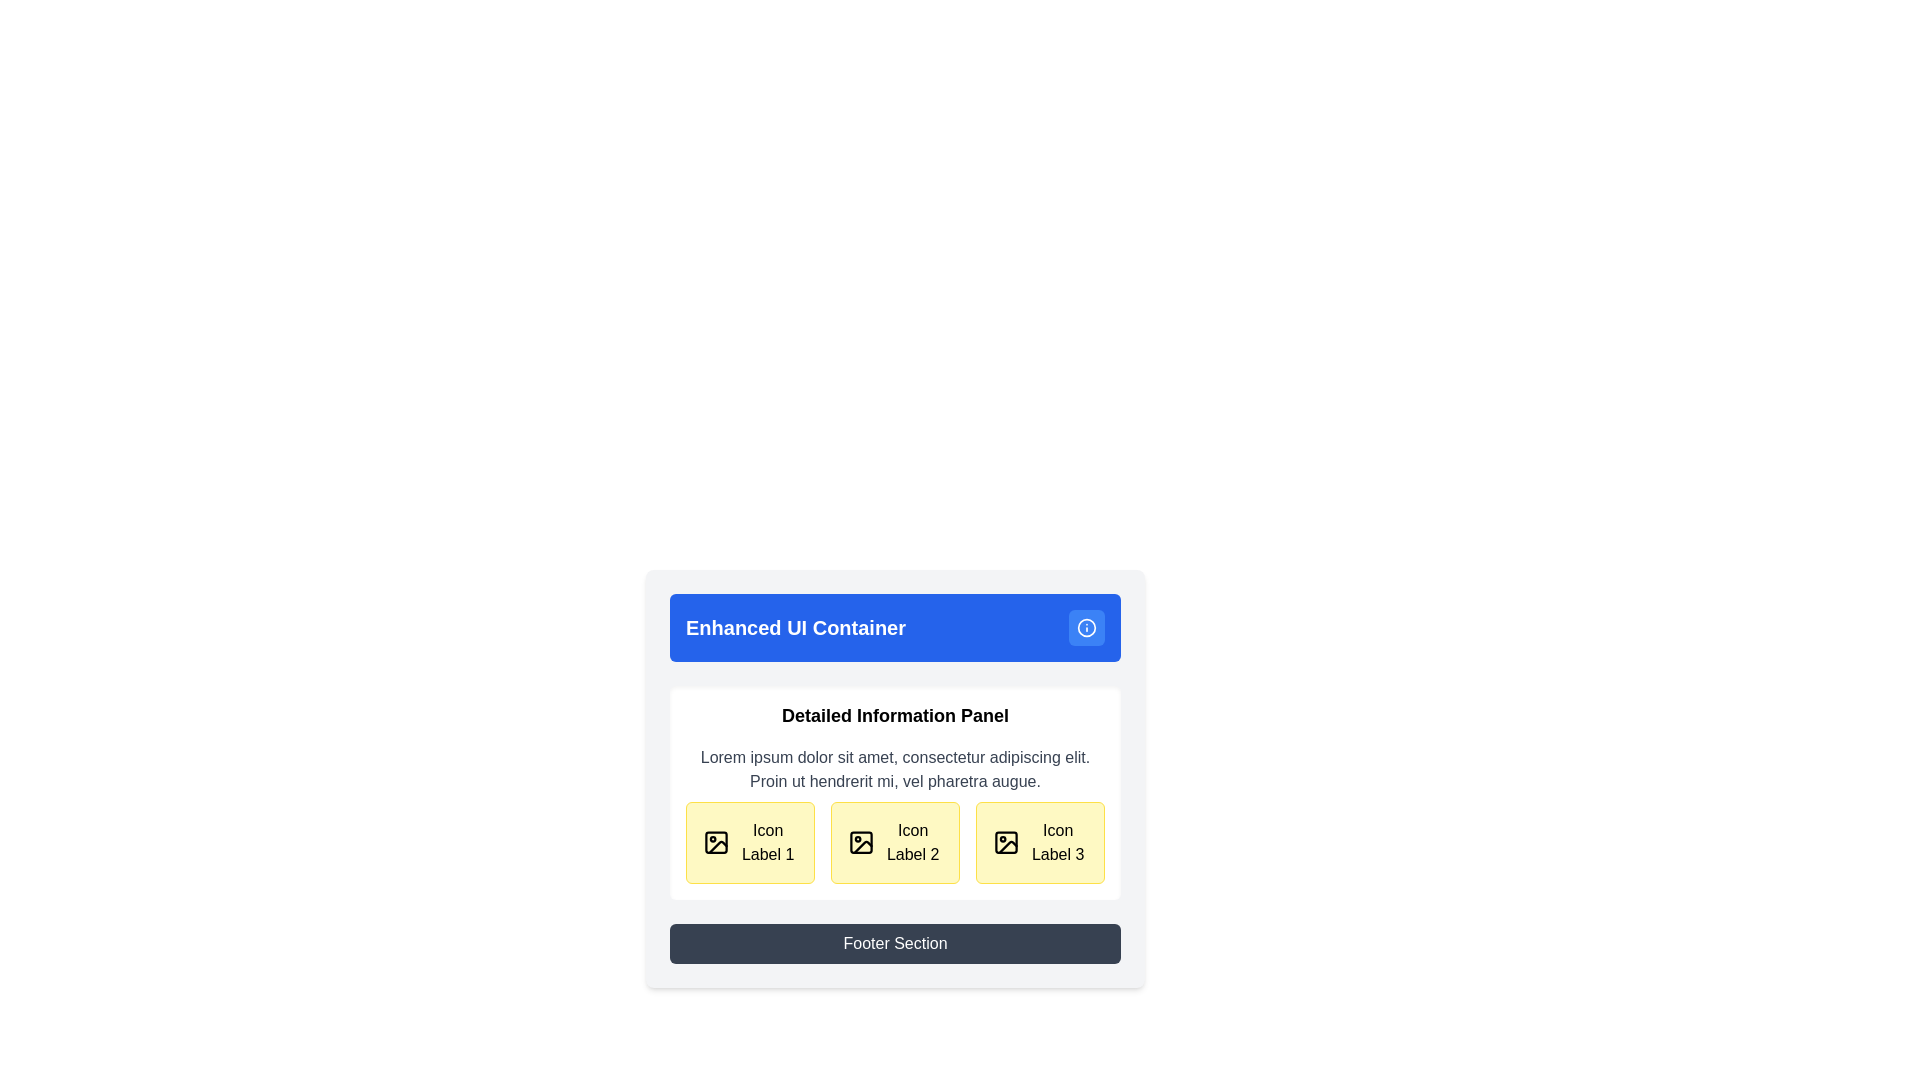 The image size is (1920, 1080). I want to click on the first informational card or block, which consists of an icon and a text label, located in the leftmost position of a grid layout containing three similar elements, so click(749, 843).